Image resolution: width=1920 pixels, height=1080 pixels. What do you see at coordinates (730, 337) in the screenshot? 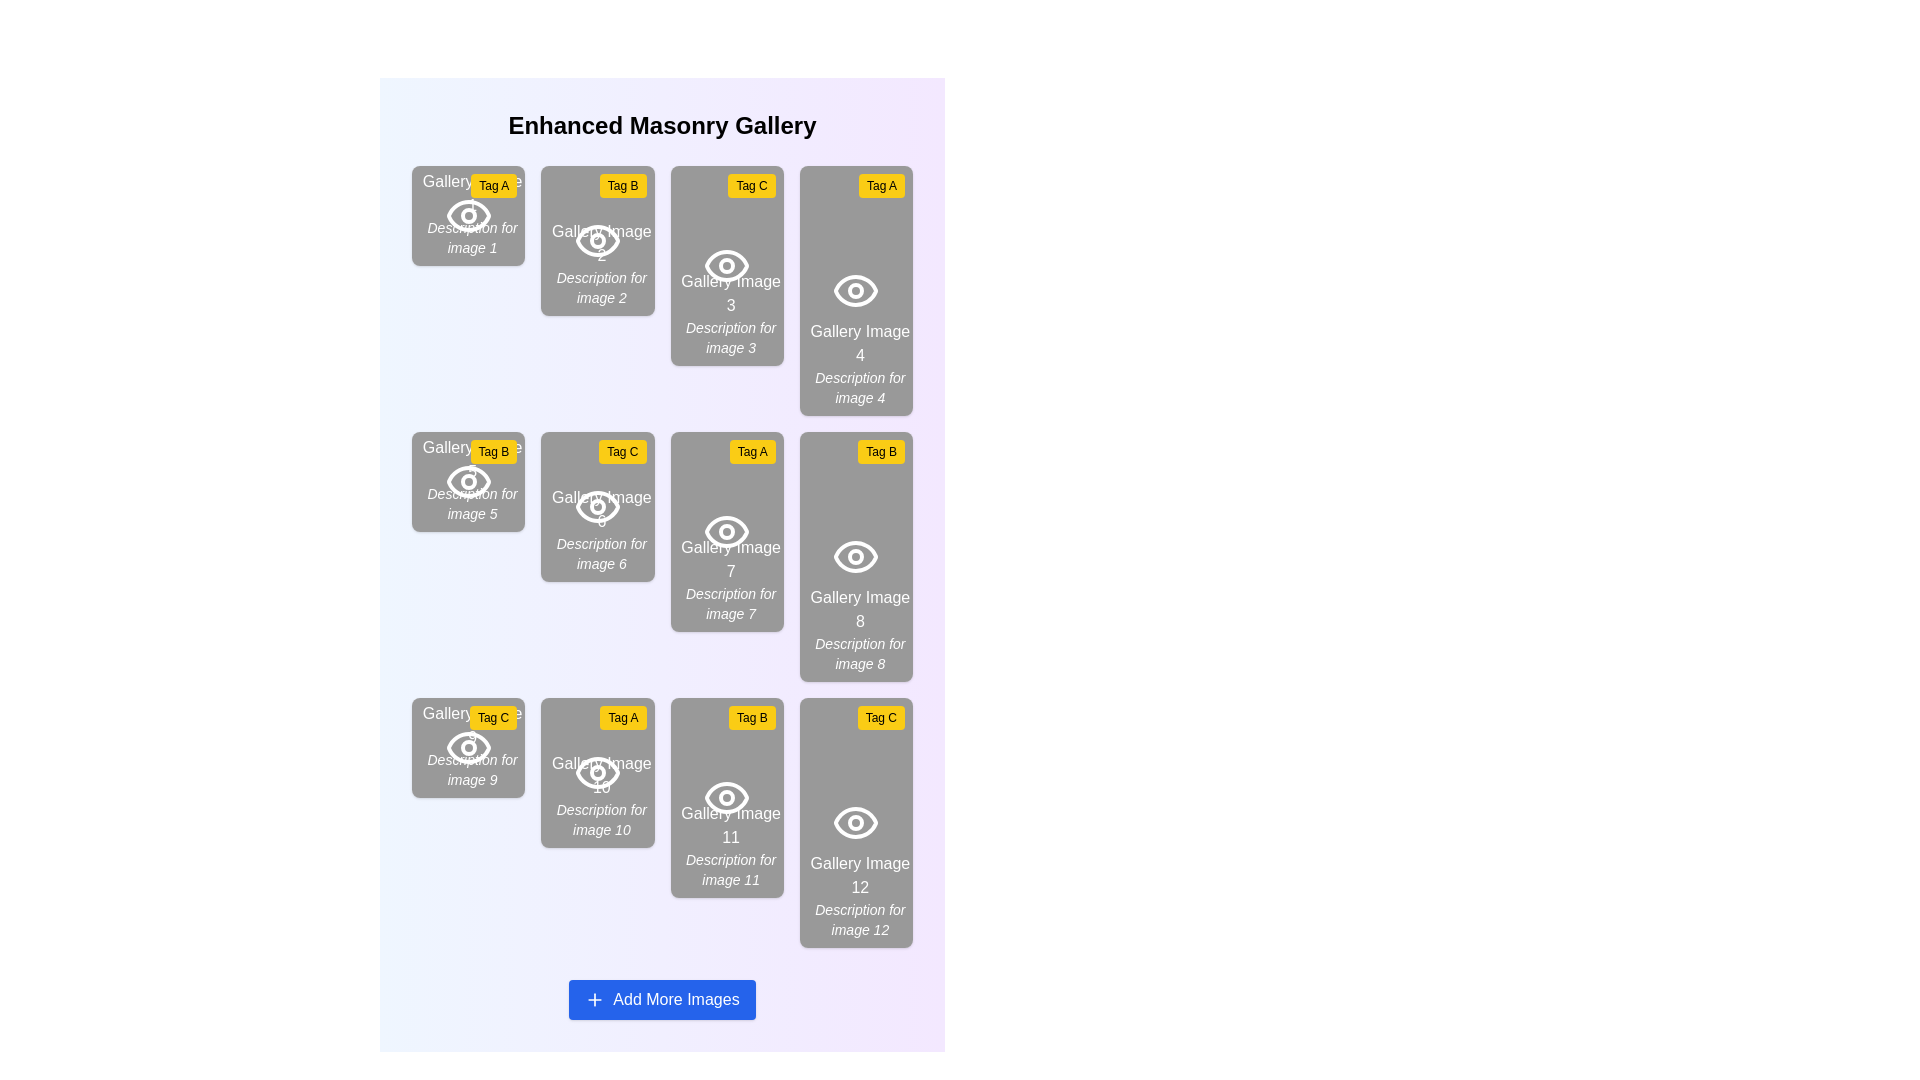
I see `the text label that provides additional descriptive information for 'Gallery Image 3', located at the bottom section of the card` at bounding box center [730, 337].